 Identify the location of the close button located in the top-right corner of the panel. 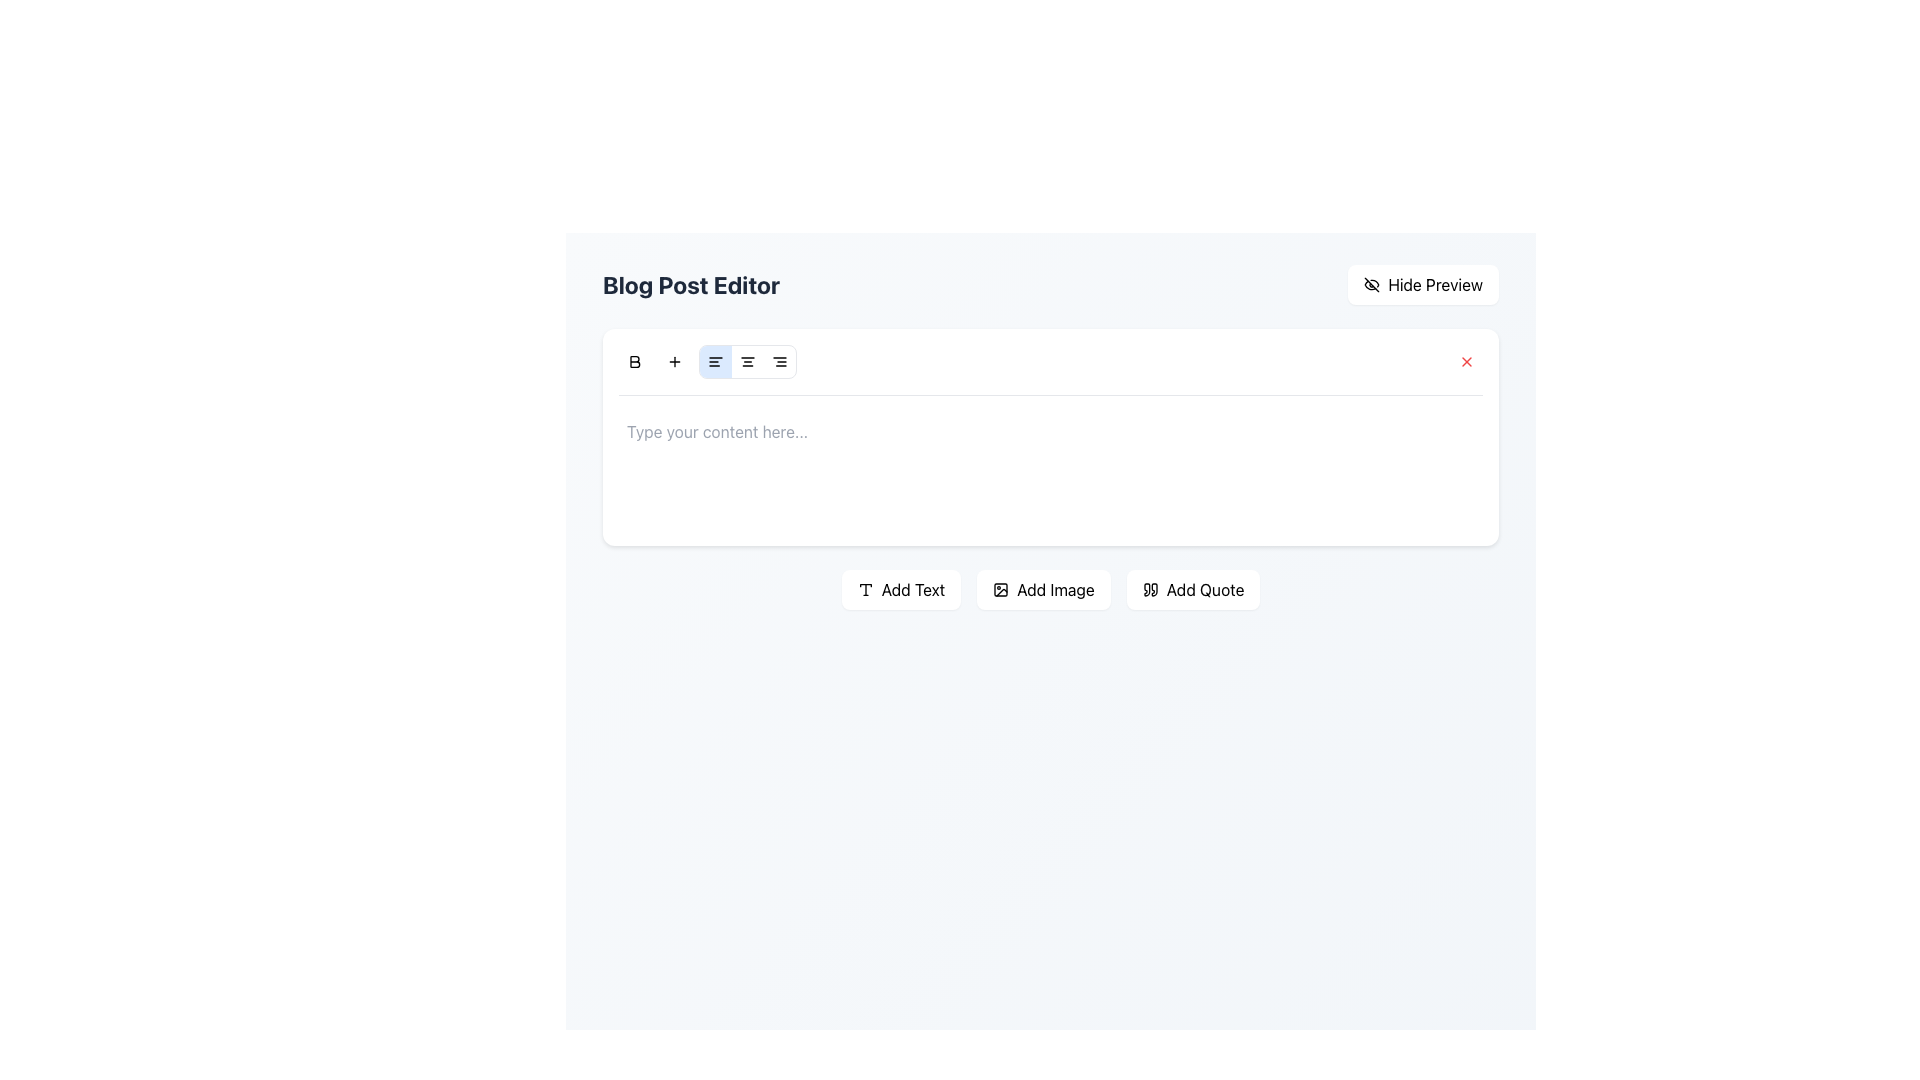
(1467, 362).